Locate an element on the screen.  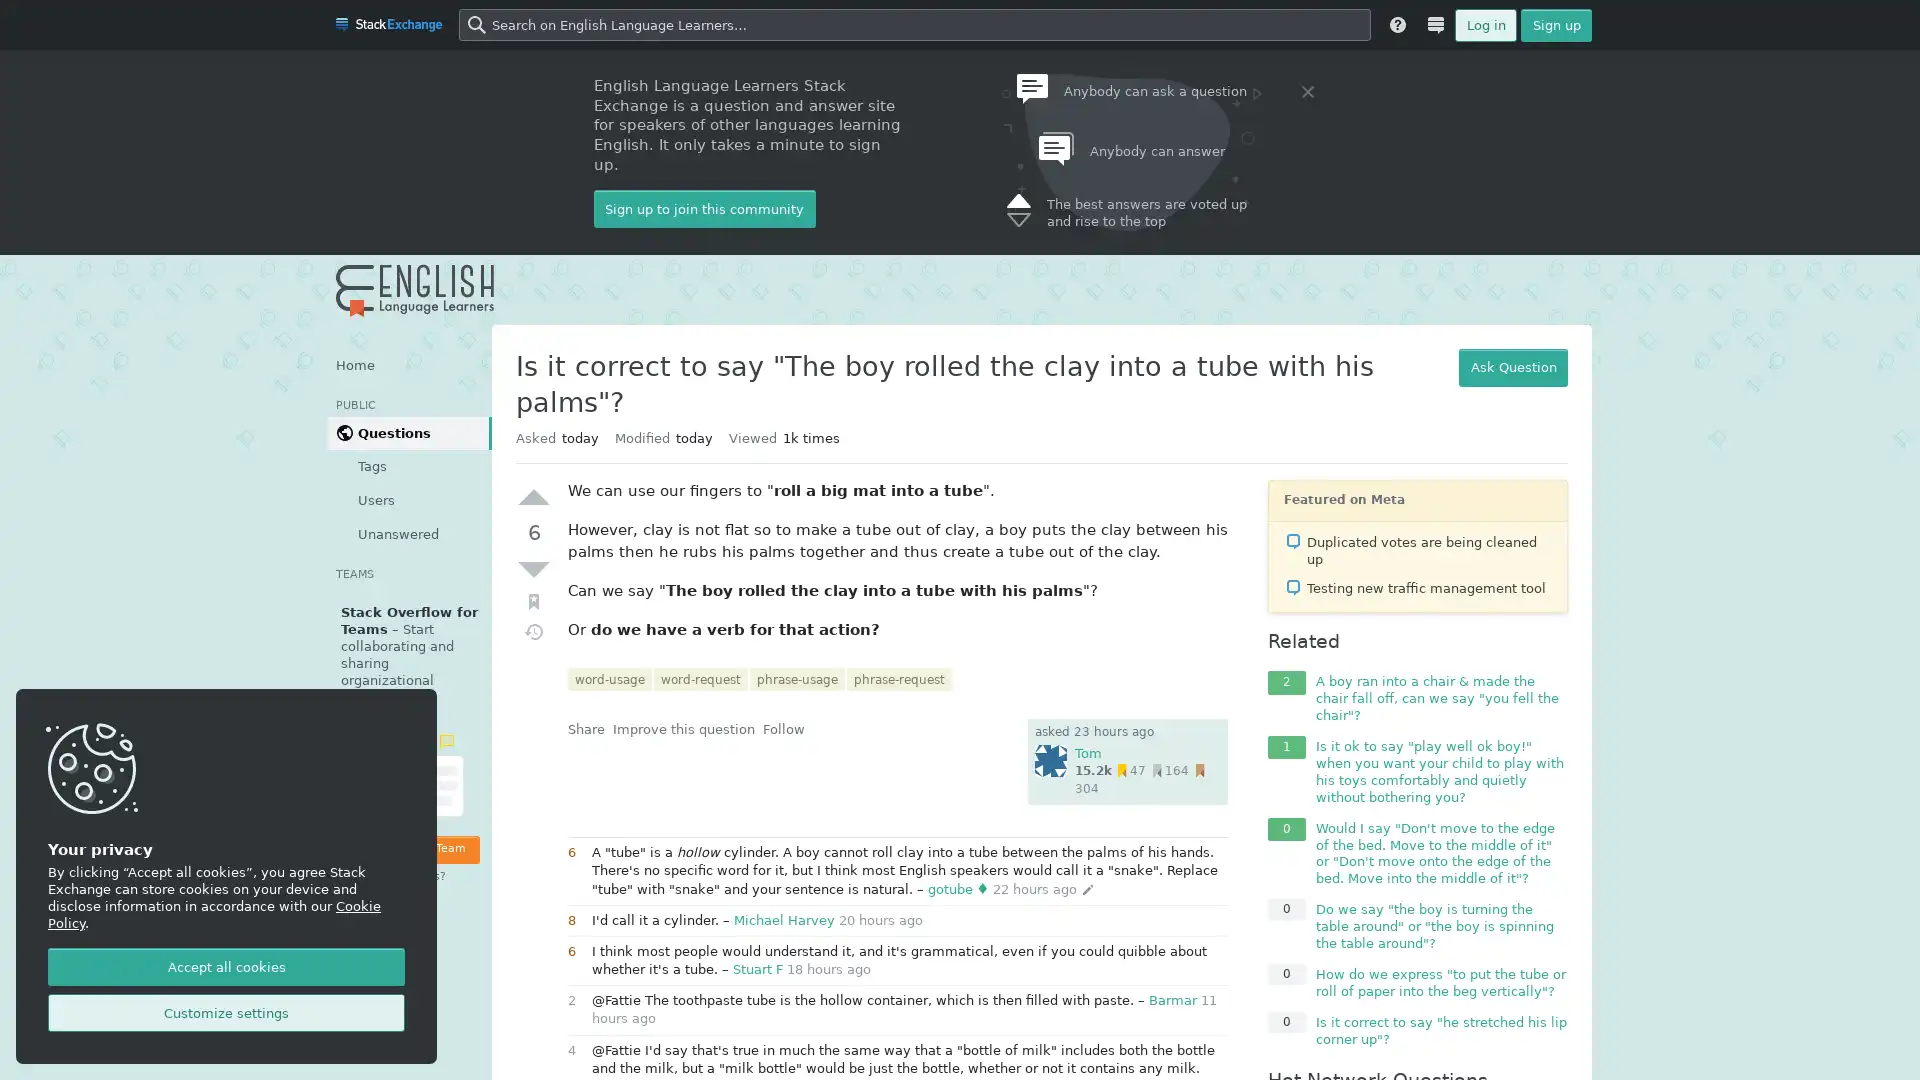
Up vote is located at coordinates (533, 496).